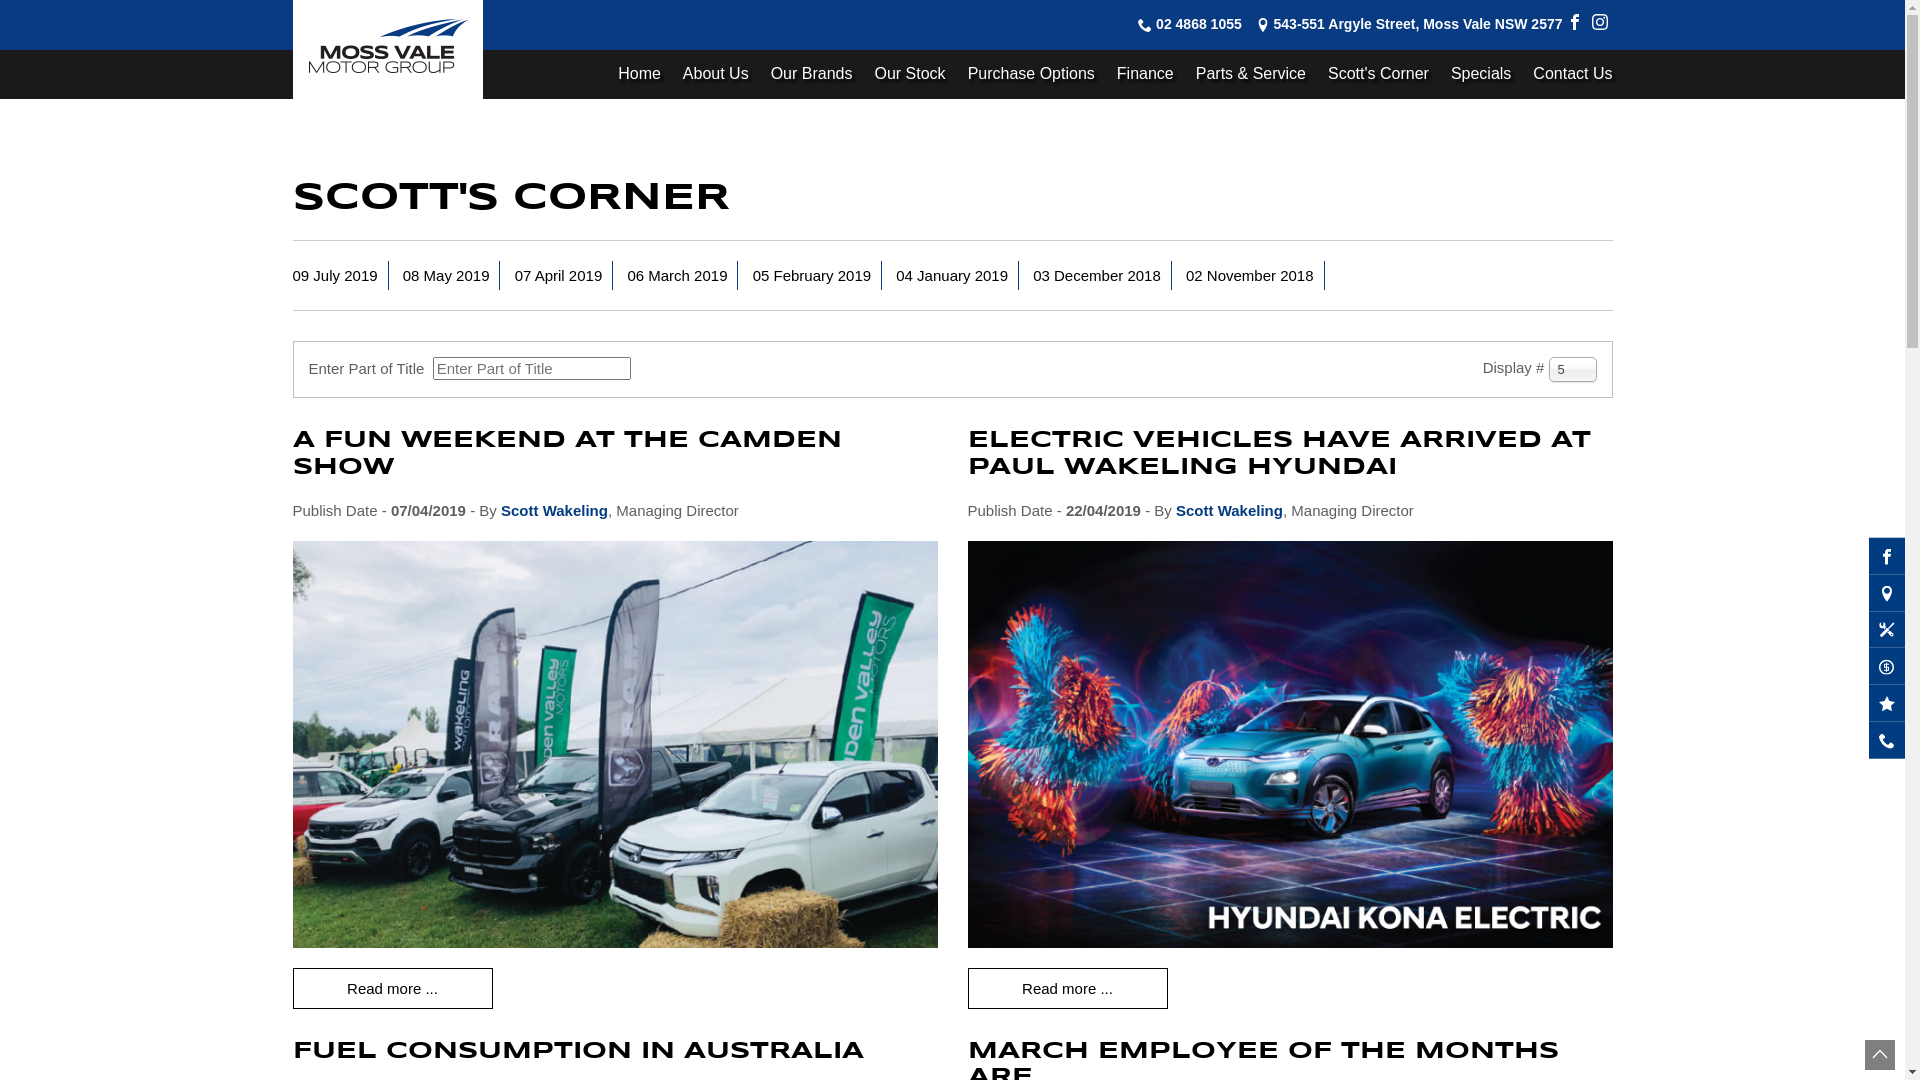 Image resolution: width=1920 pixels, height=1080 pixels. Describe the element at coordinates (392, 987) in the screenshot. I see `'Read more ...'` at that location.